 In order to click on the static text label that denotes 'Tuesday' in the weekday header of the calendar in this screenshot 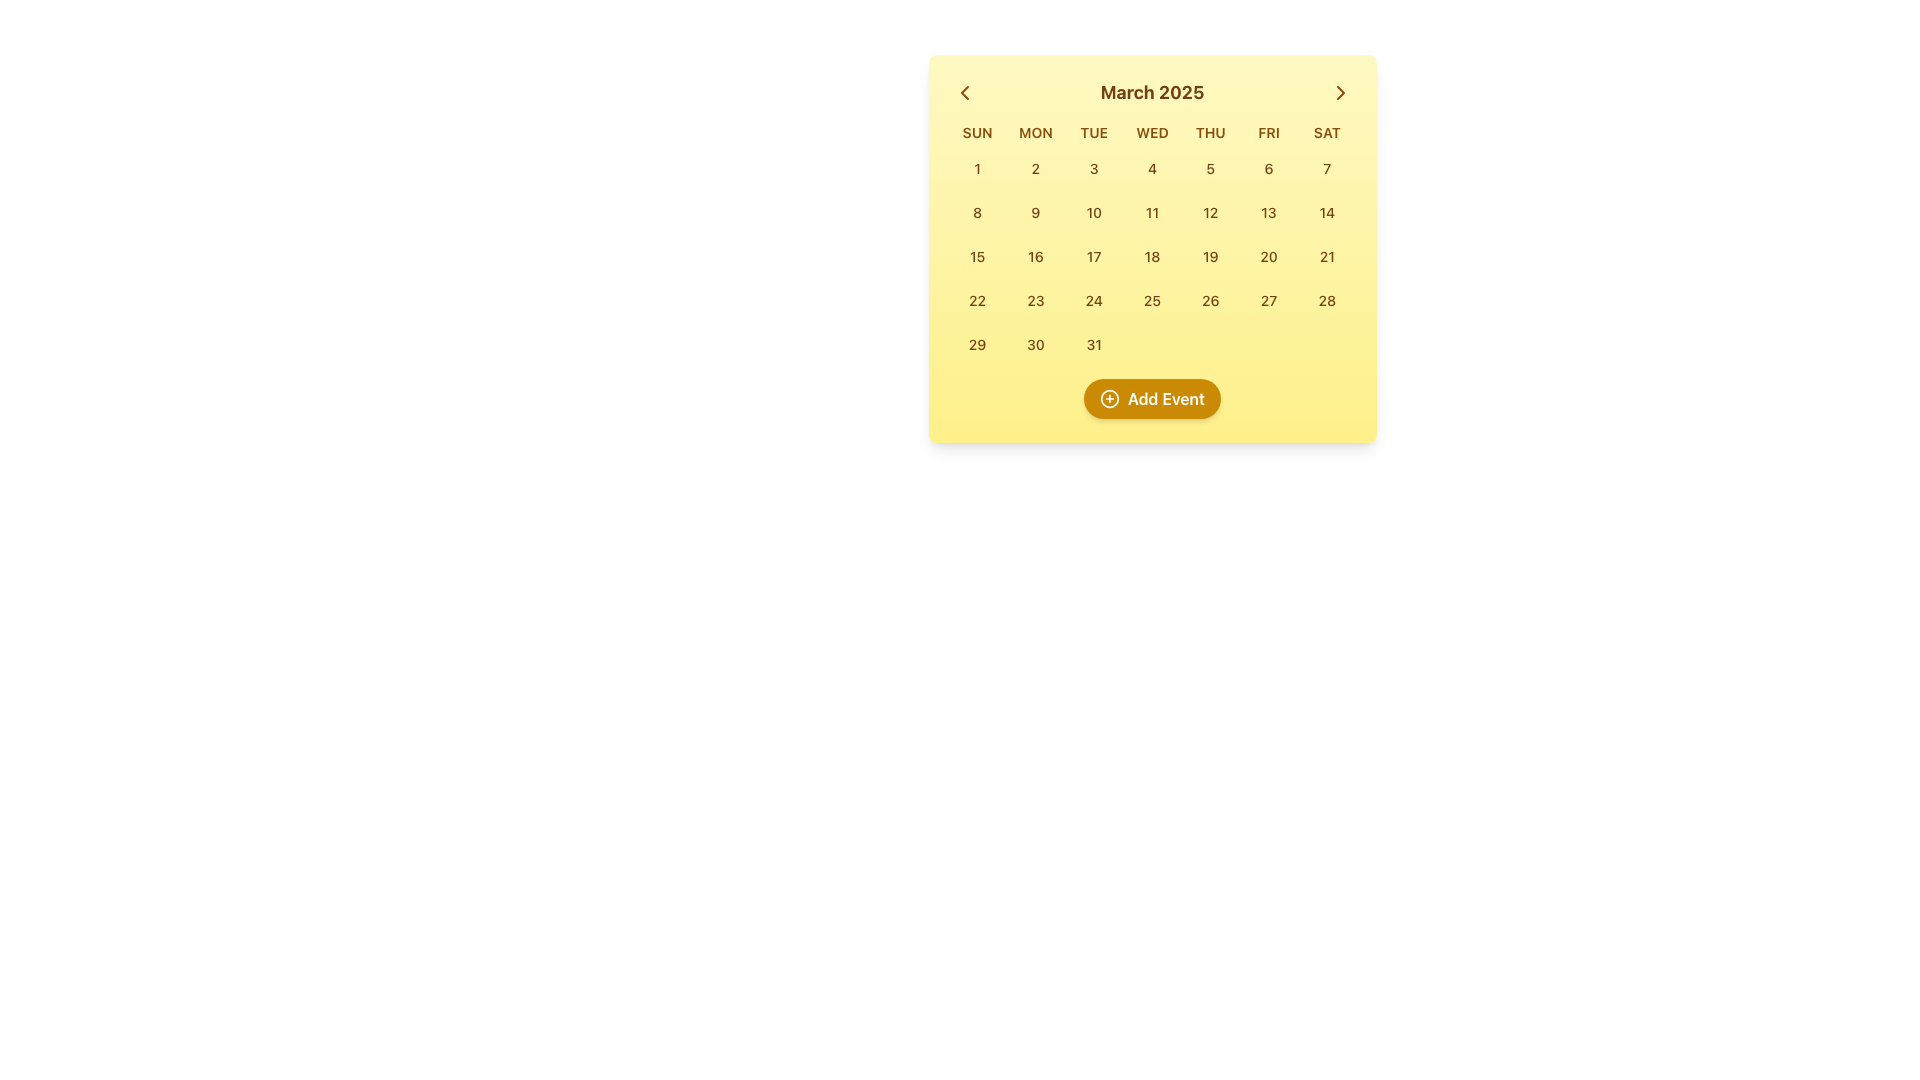, I will do `click(1093, 132)`.